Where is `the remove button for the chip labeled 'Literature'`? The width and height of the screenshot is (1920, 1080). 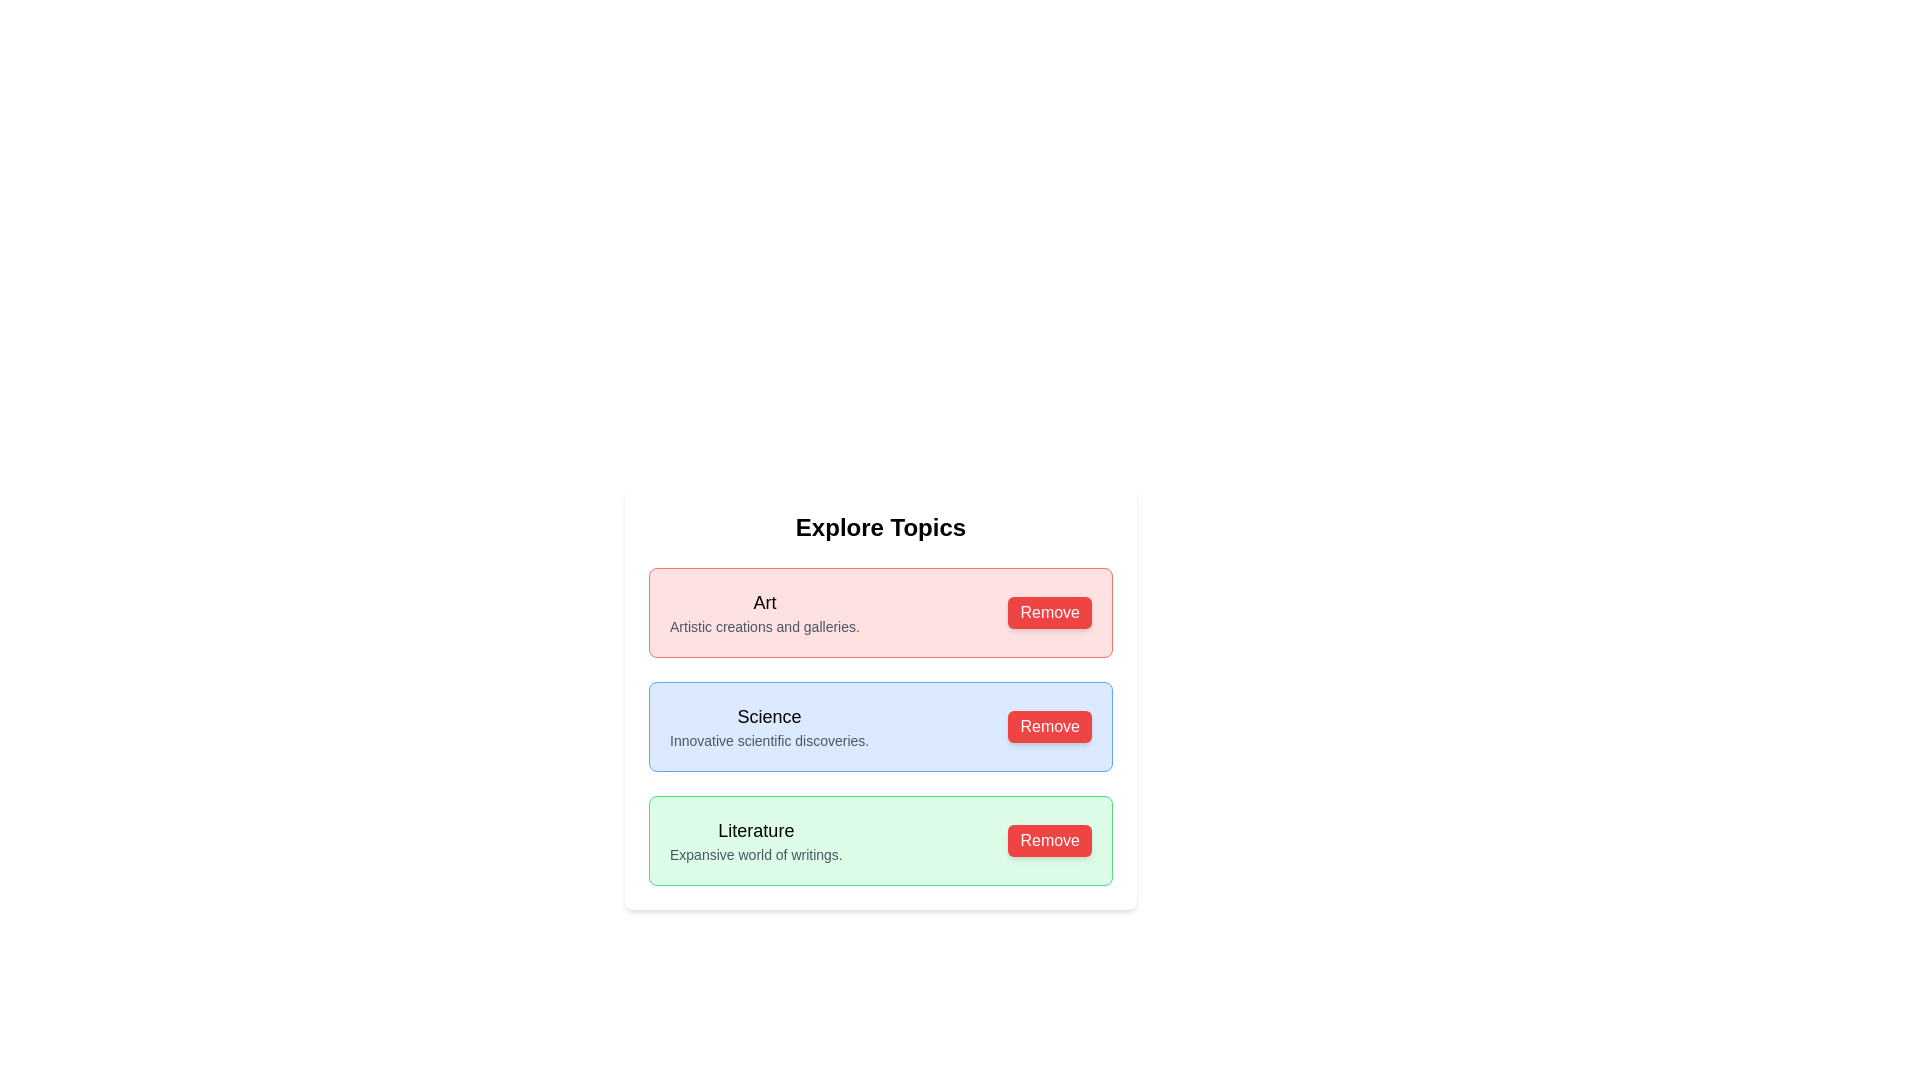 the remove button for the chip labeled 'Literature' is located at coordinates (1049, 840).